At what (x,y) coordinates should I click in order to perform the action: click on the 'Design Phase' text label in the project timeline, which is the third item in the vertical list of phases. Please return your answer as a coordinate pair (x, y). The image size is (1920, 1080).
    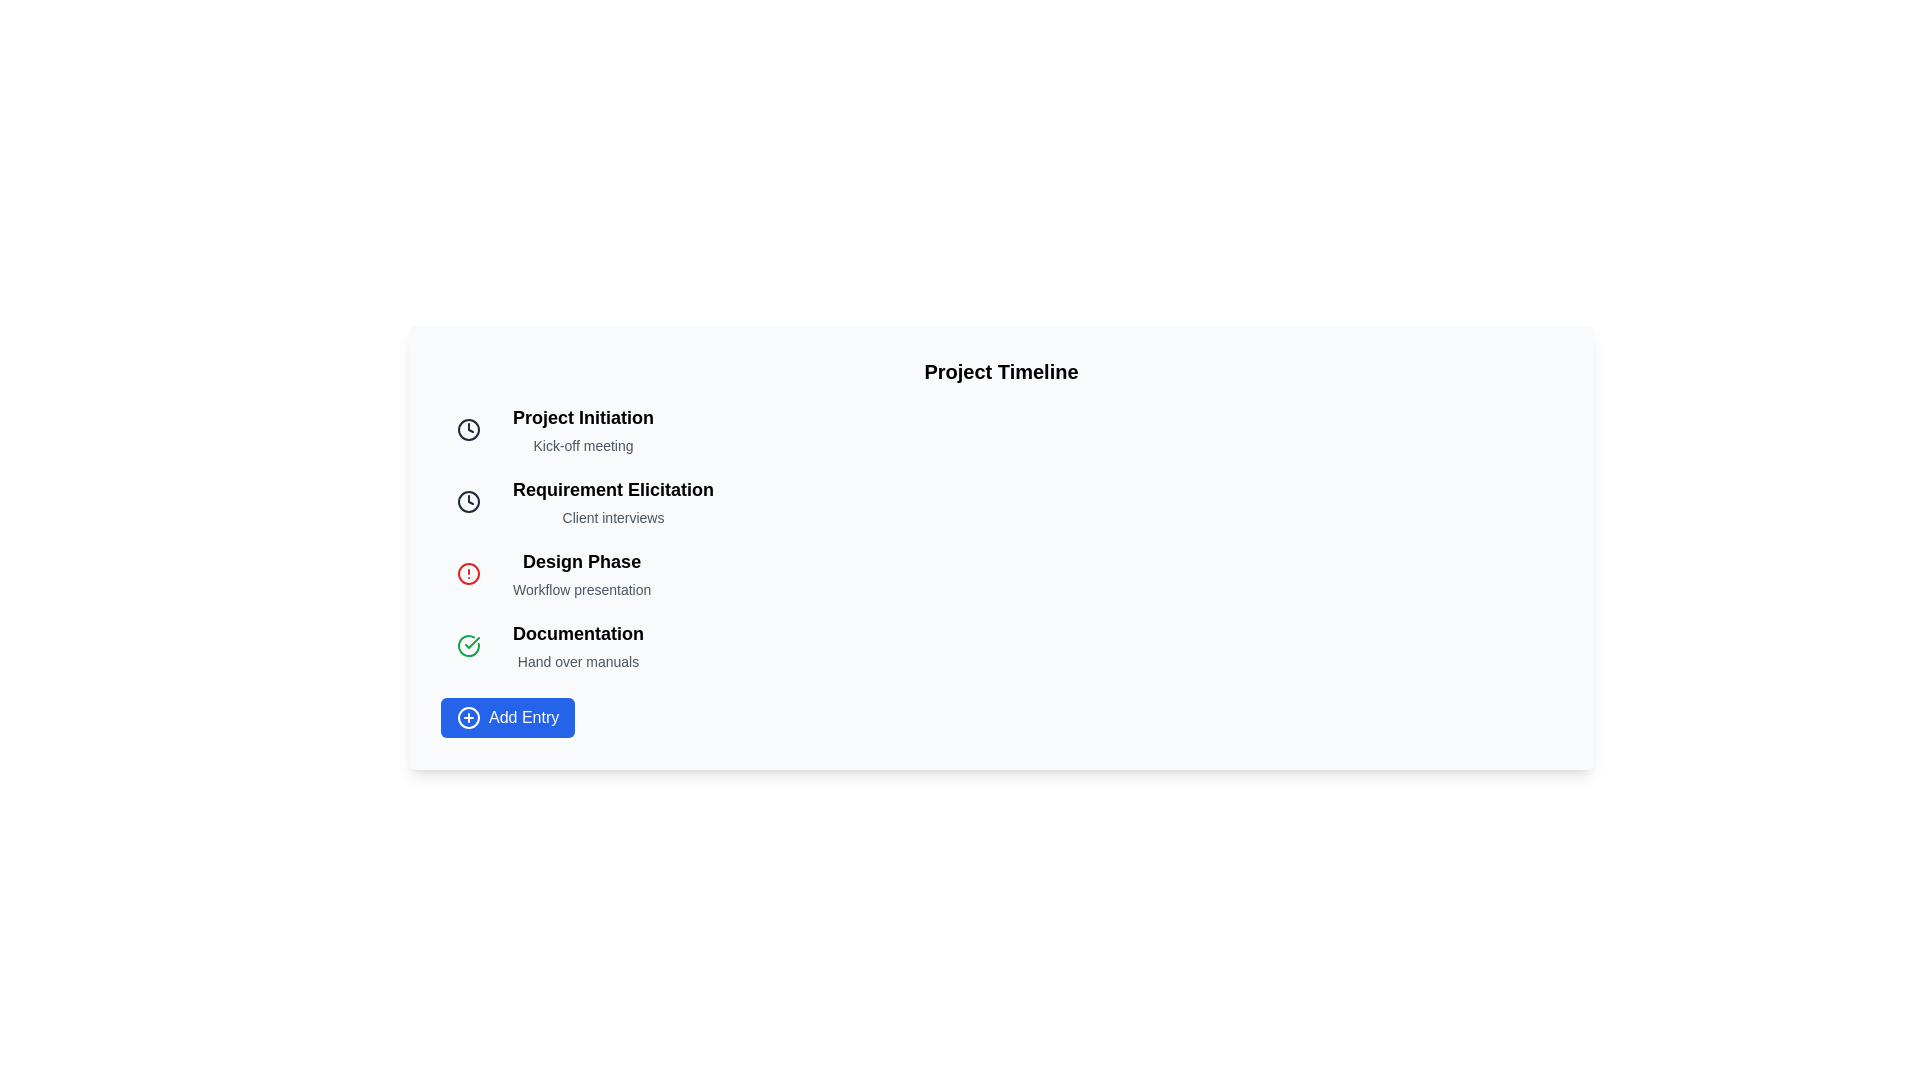
    Looking at the image, I should click on (581, 574).